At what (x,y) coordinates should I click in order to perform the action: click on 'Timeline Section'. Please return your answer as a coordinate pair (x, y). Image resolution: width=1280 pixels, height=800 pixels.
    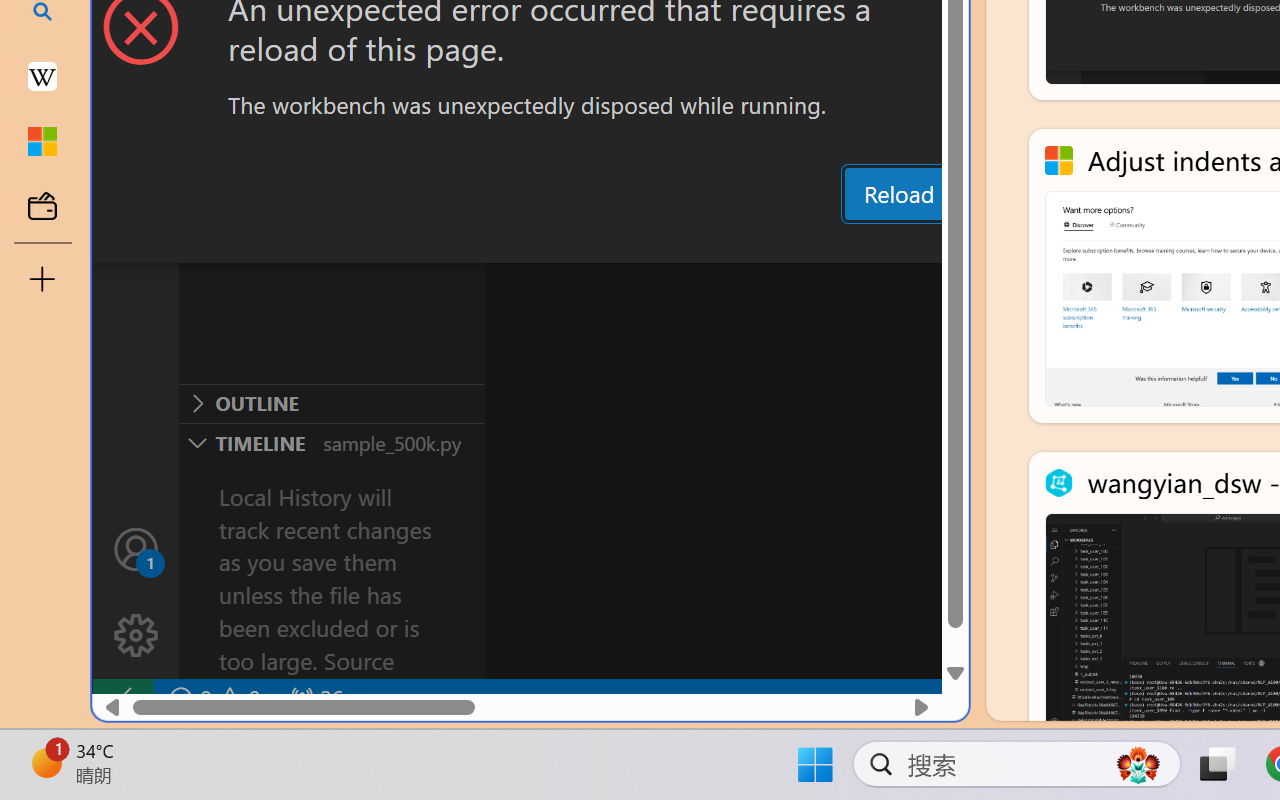
    Looking at the image, I should click on (331, 441).